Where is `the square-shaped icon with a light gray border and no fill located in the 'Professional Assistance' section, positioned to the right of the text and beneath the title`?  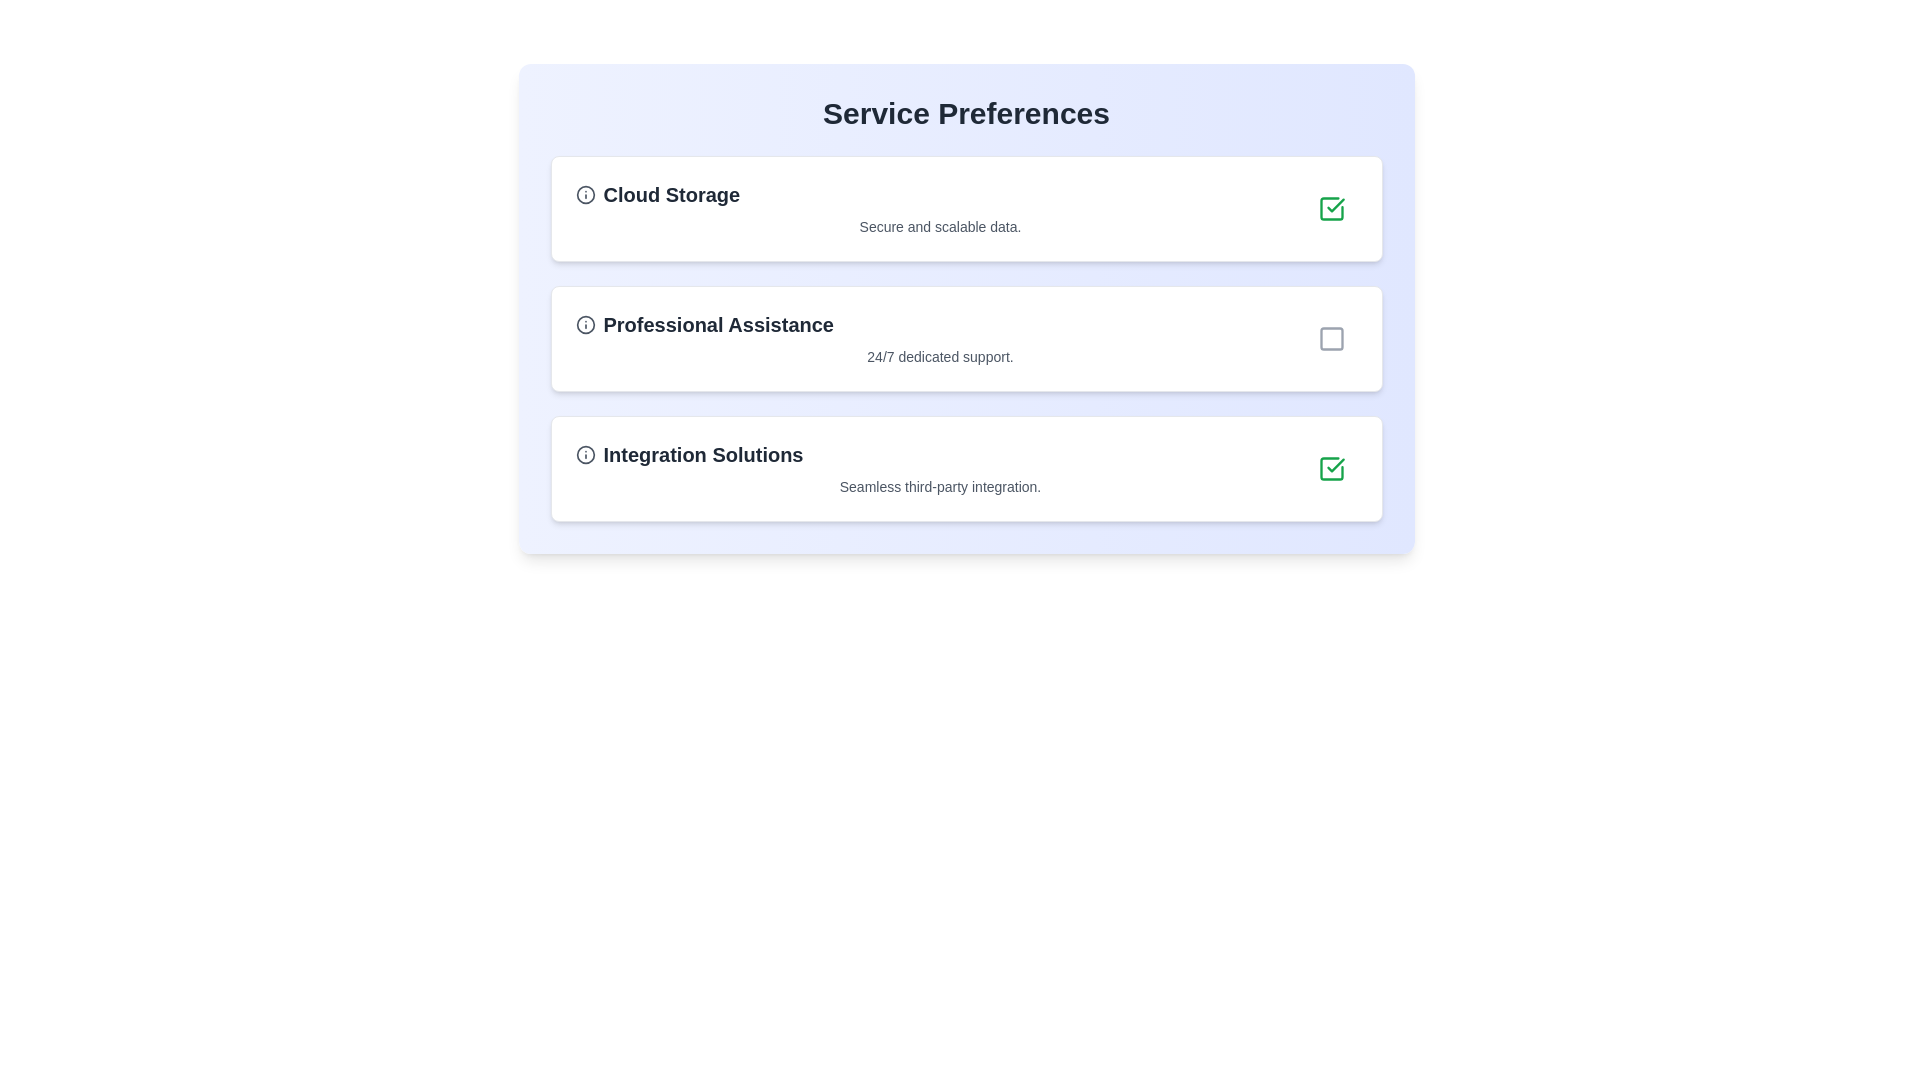 the square-shaped icon with a light gray border and no fill located in the 'Professional Assistance' section, positioned to the right of the text and beneath the title is located at coordinates (1331, 338).